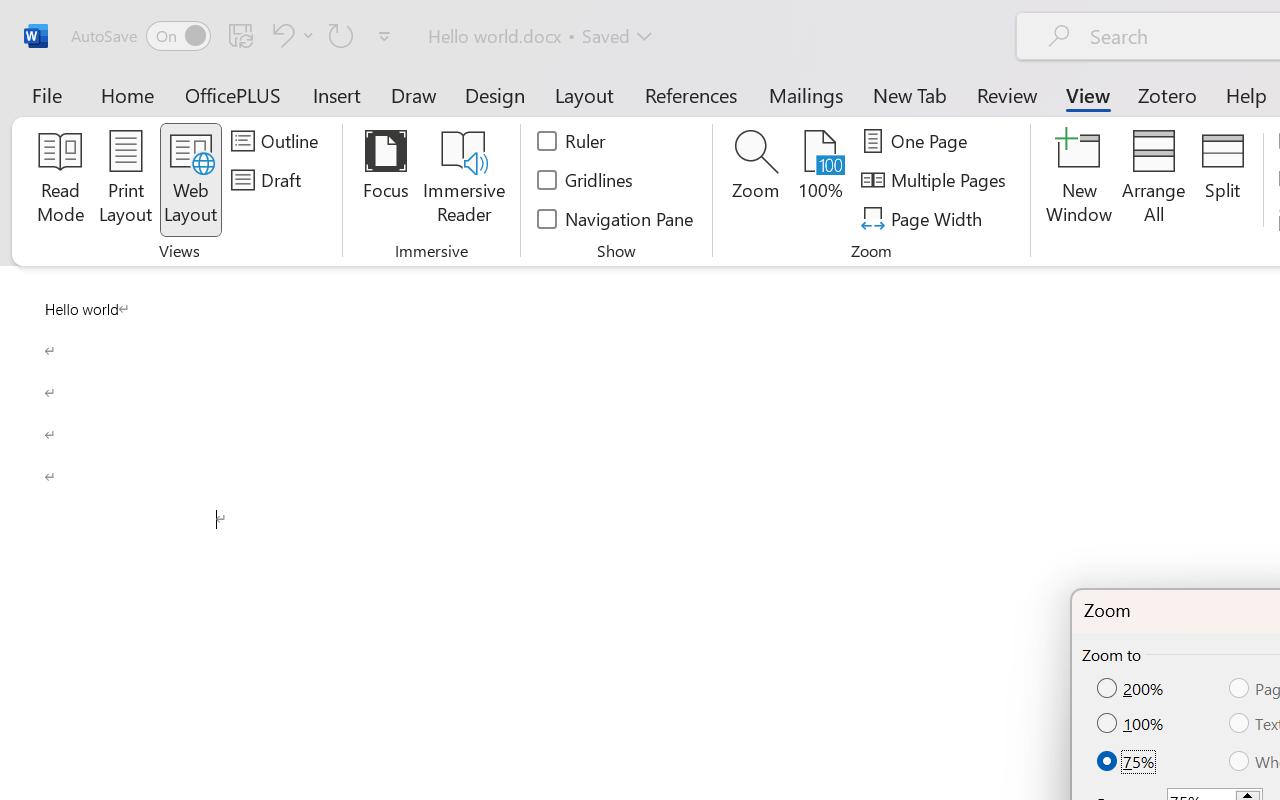  Describe the element at coordinates (495, 94) in the screenshot. I see `'Design'` at that location.